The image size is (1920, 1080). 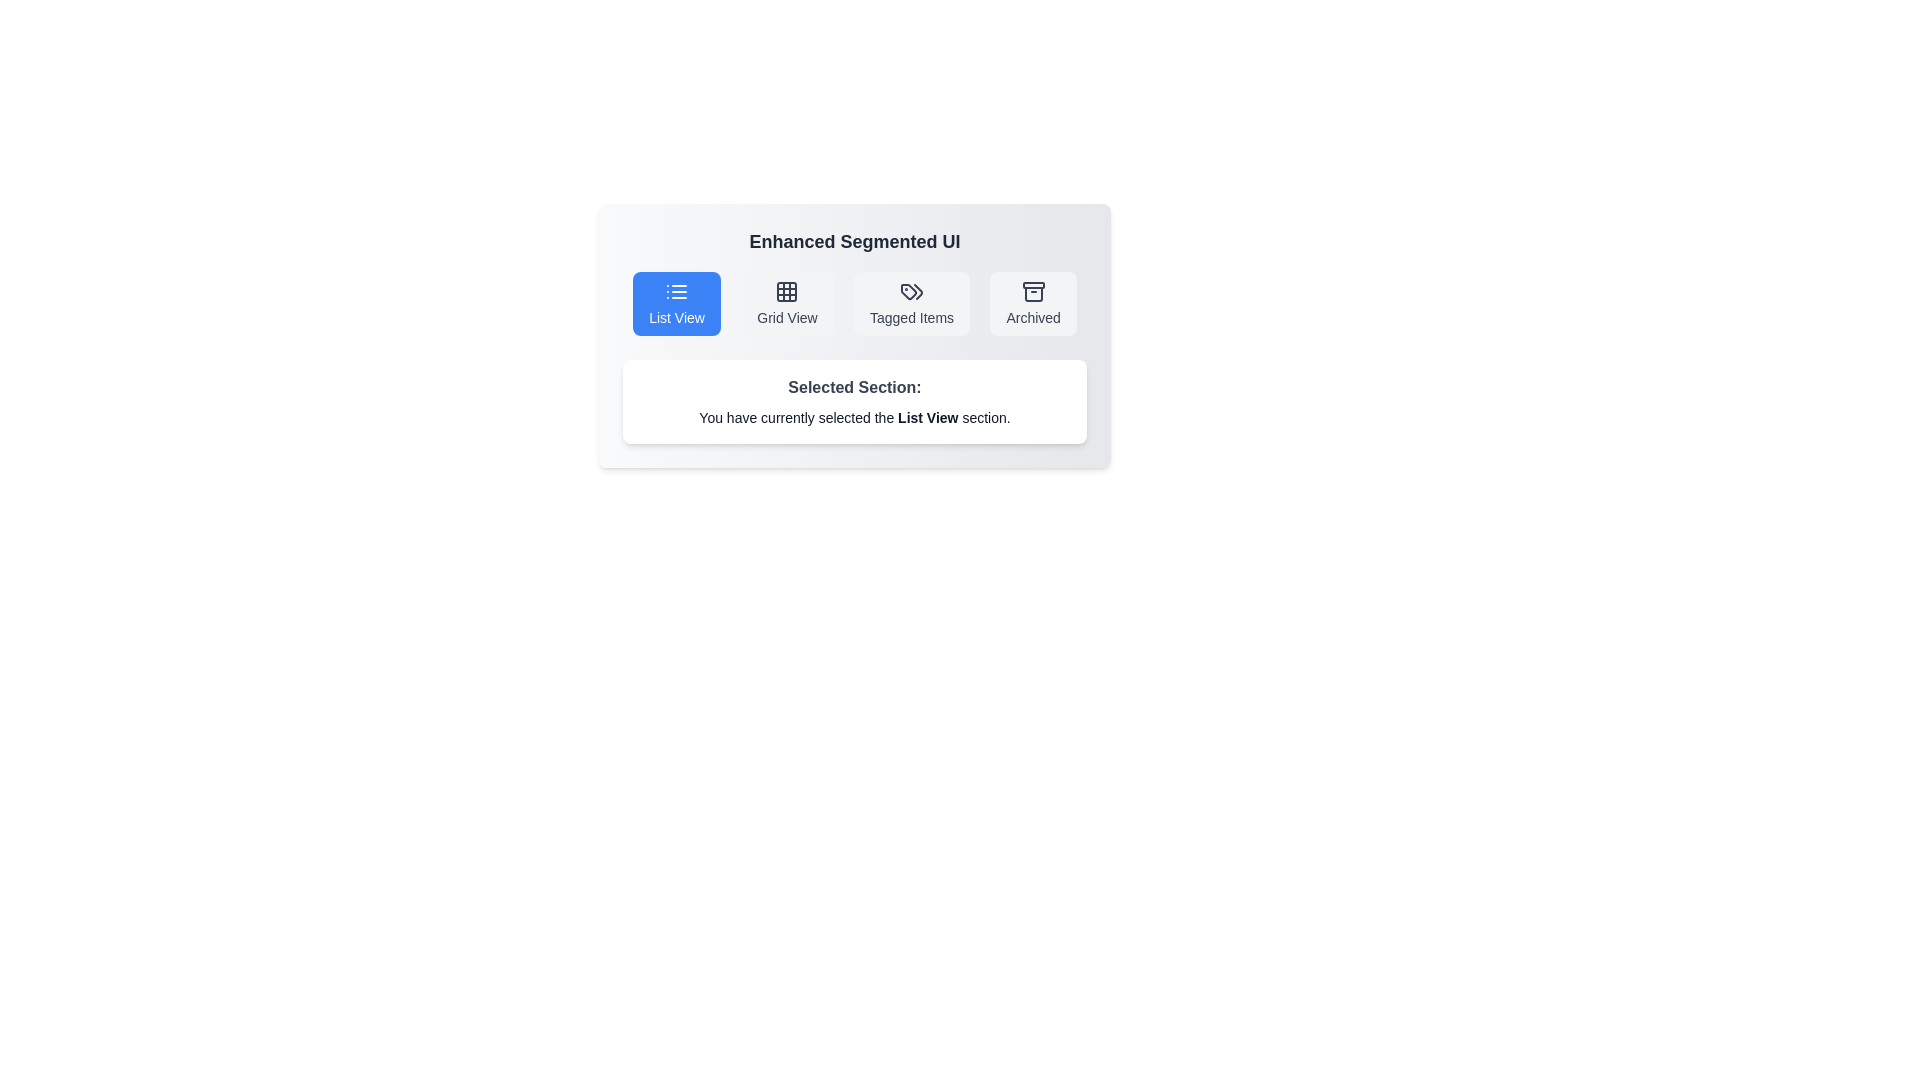 I want to click on the text label that indicates the archiving section, located below the archive box icon in the segmented control bar on the far right, so click(x=1033, y=316).